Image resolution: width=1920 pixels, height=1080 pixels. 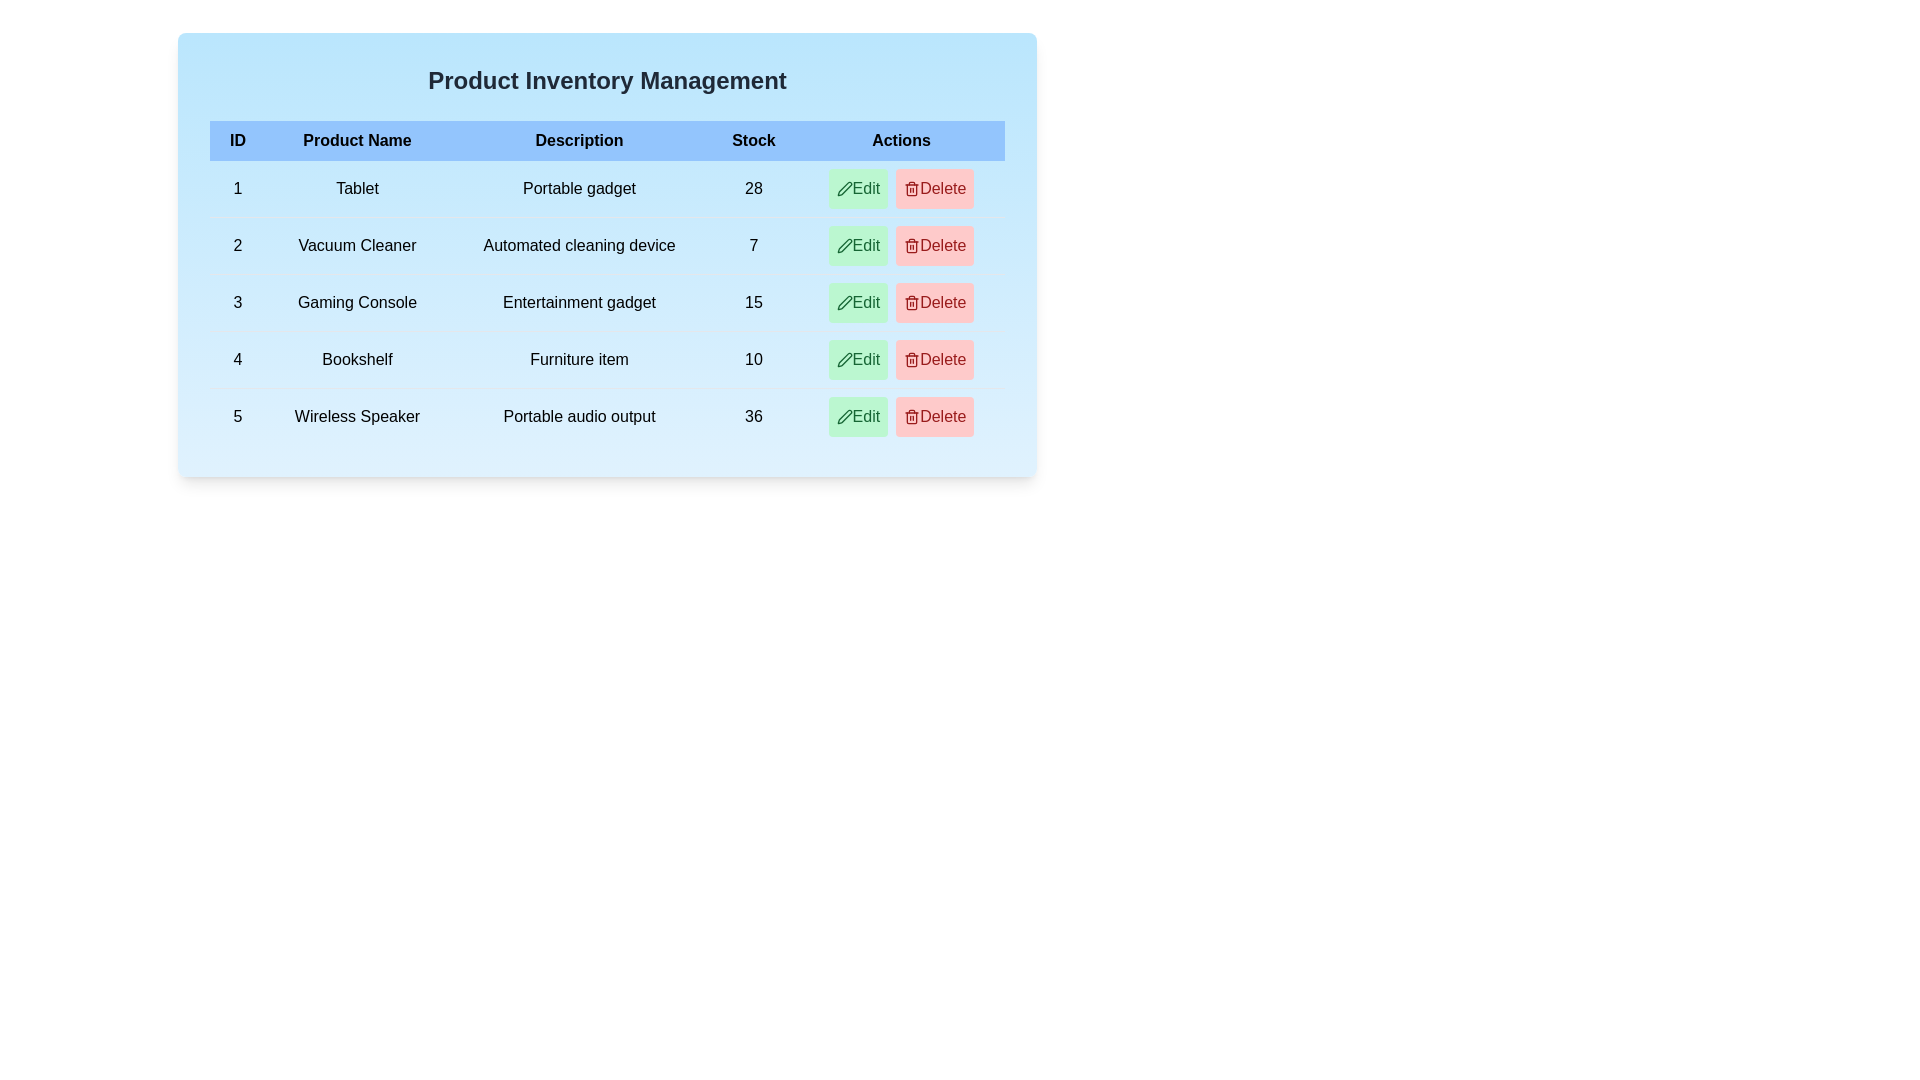 What do you see at coordinates (844, 189) in the screenshot?
I see `the 'Edit' action icon located inside the 'Actions' column of the first row of the table, which is represented by a green button with rounded corners and padding` at bounding box center [844, 189].